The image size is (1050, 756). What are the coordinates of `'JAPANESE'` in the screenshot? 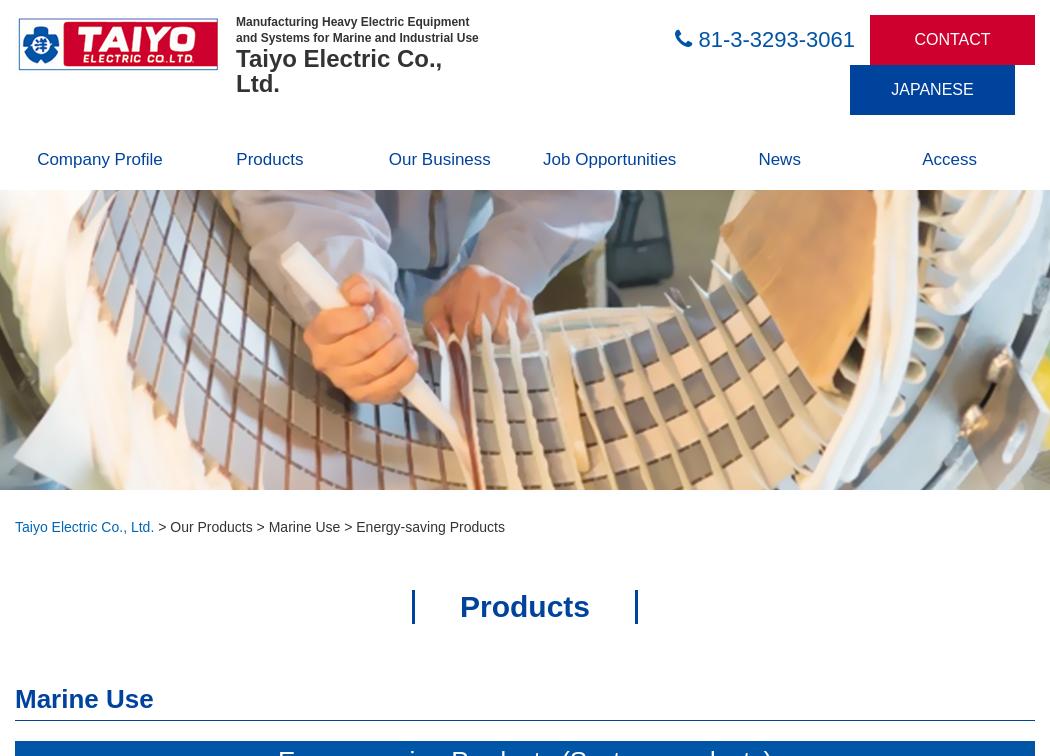 It's located at (931, 89).